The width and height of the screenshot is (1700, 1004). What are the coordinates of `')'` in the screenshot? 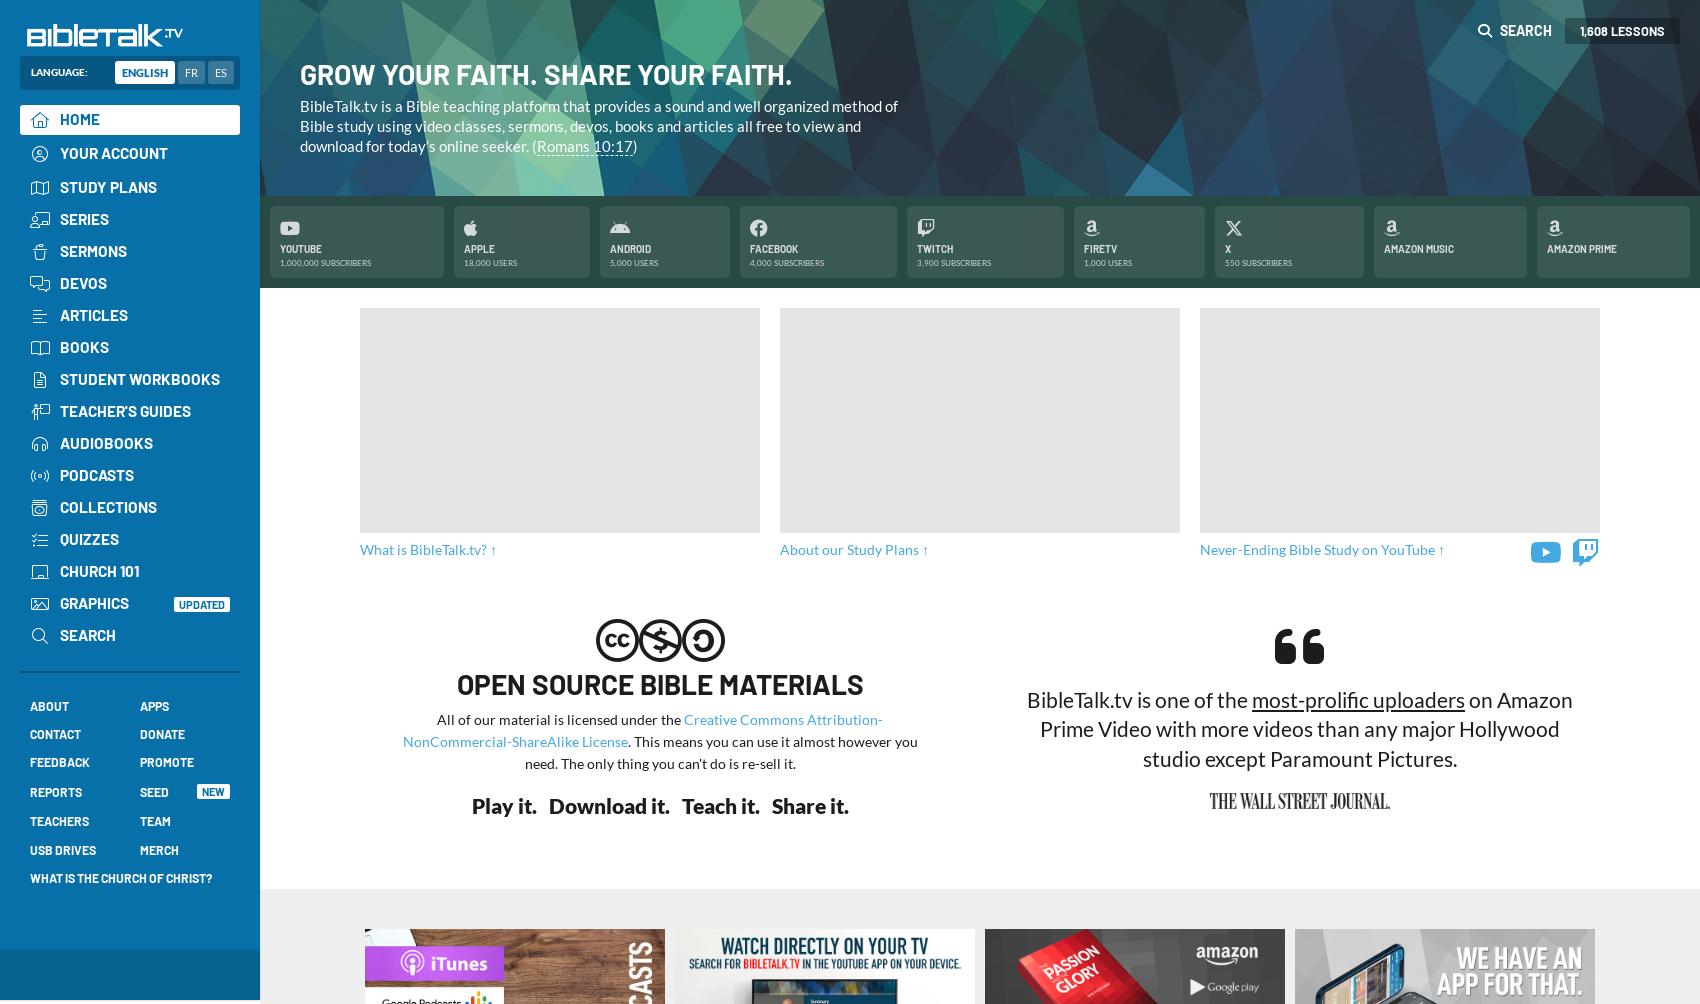 It's located at (634, 144).